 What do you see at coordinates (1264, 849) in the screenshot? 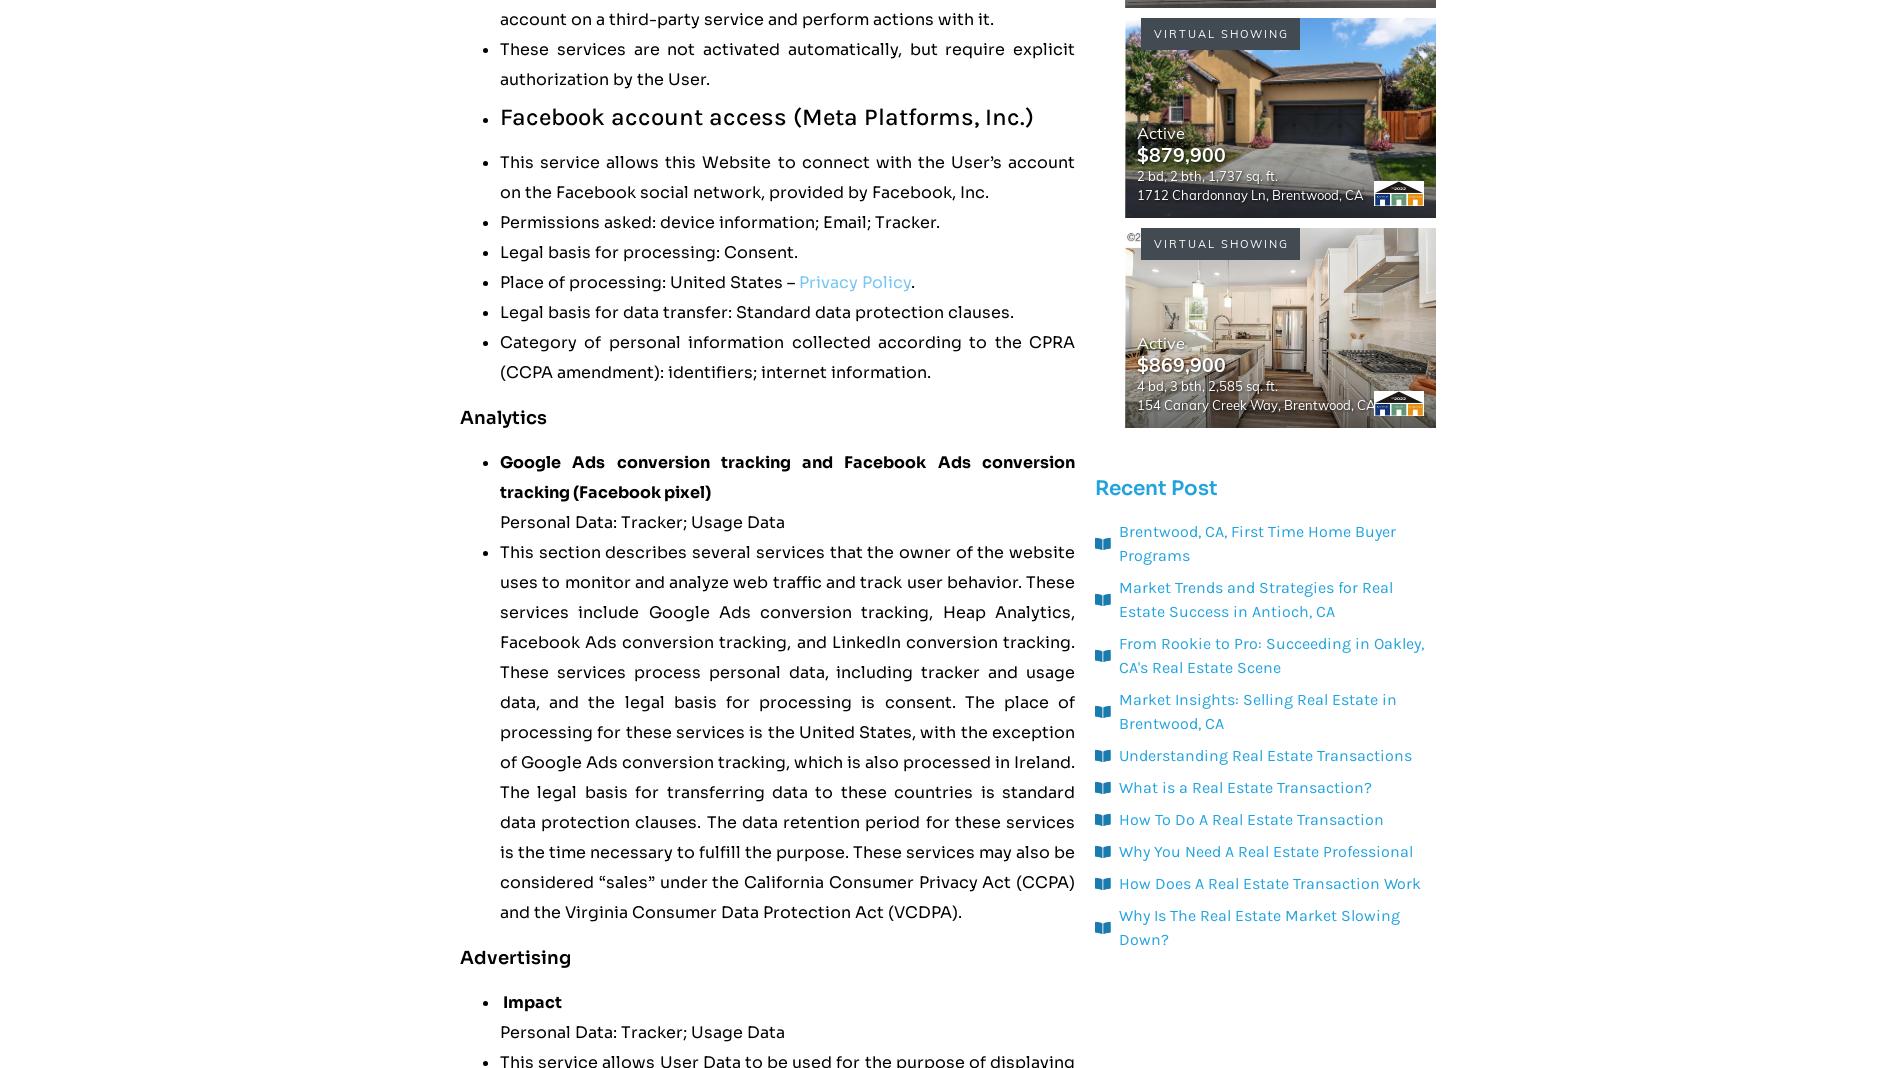
I see `'Why You Need A Real Estate Professional'` at bounding box center [1264, 849].